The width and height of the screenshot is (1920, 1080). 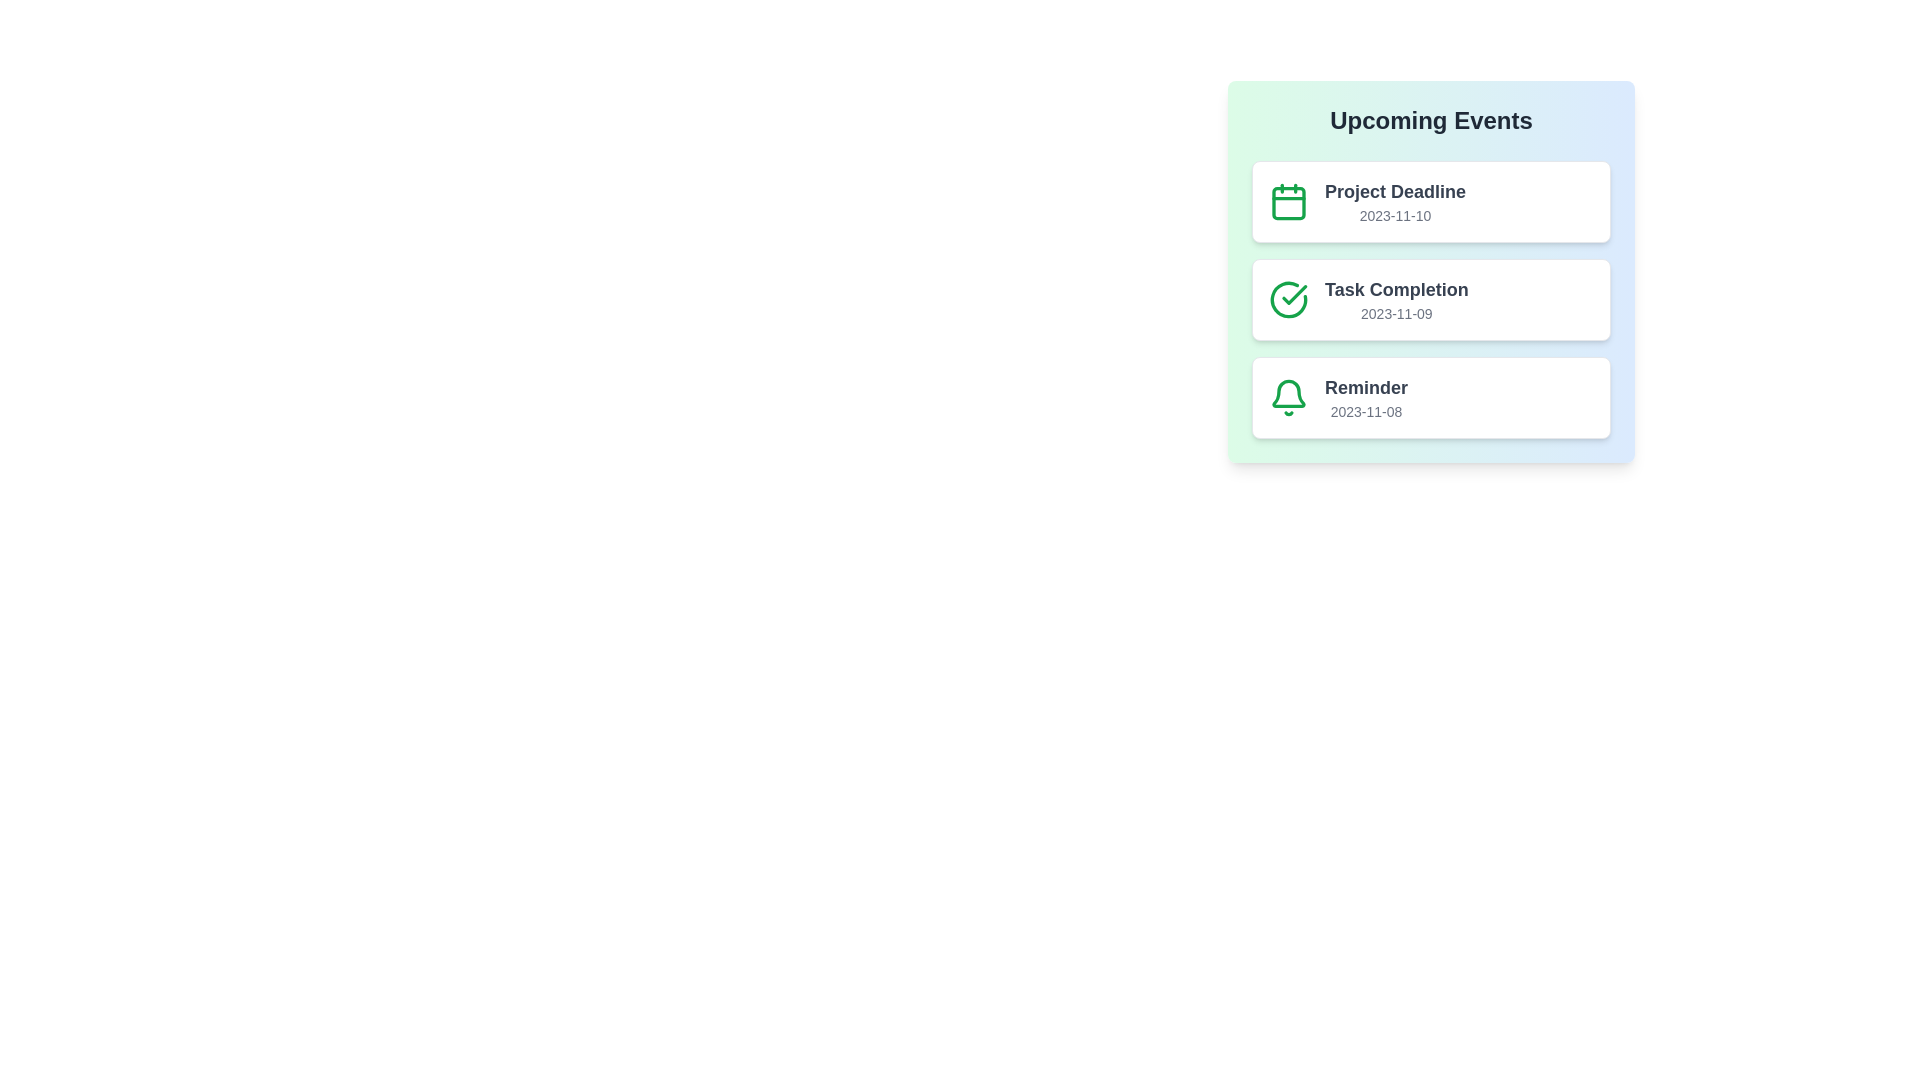 I want to click on the text 'Project Deadline' to select it, so click(x=1430, y=201).